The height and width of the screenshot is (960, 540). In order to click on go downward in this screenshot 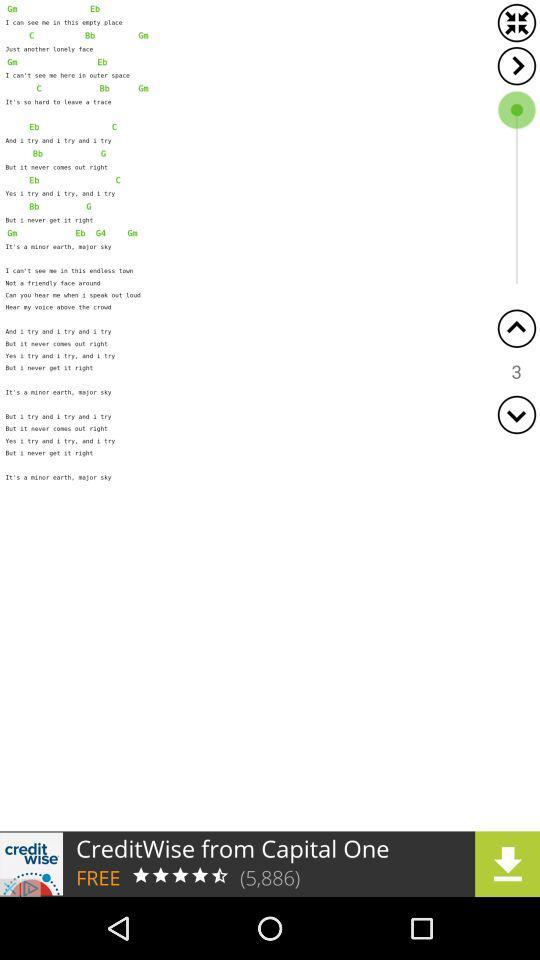, I will do `click(516, 413)`.